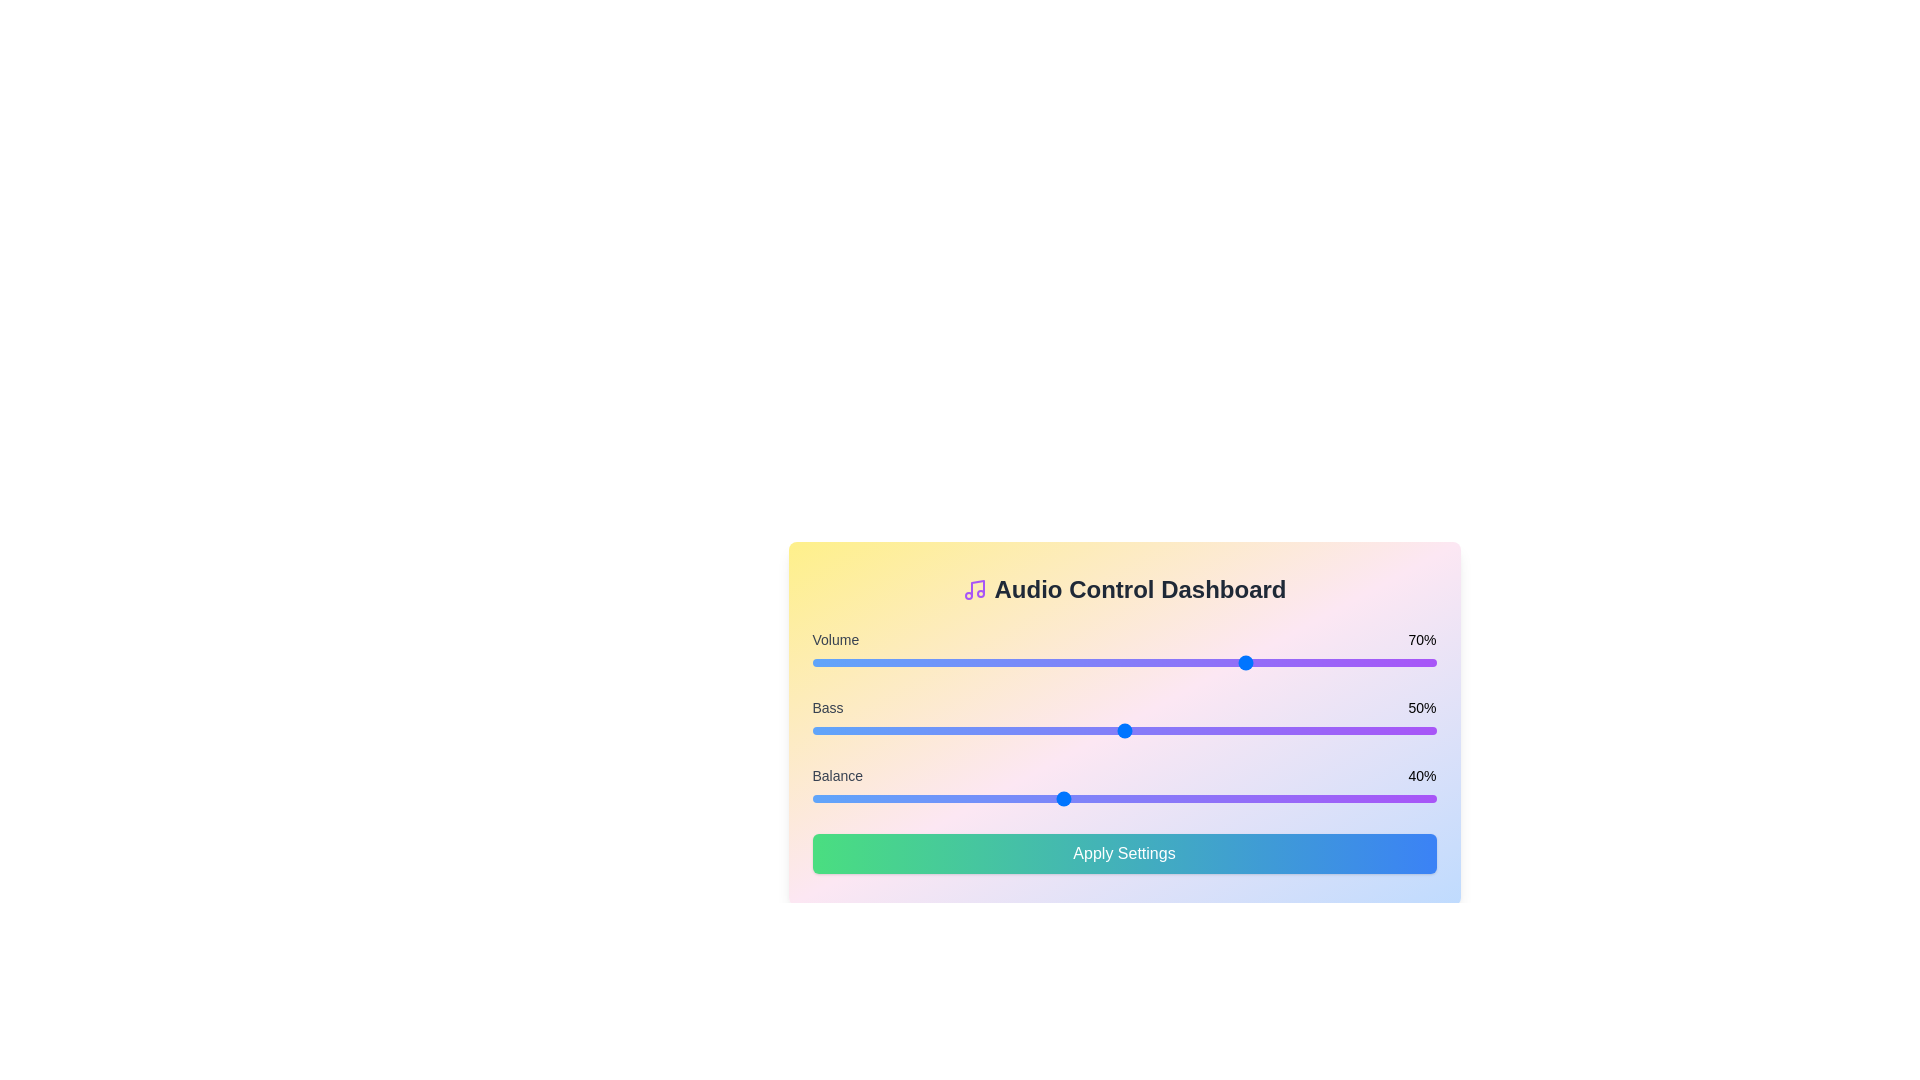 This screenshot has height=1080, width=1920. I want to click on balance, so click(1235, 797).